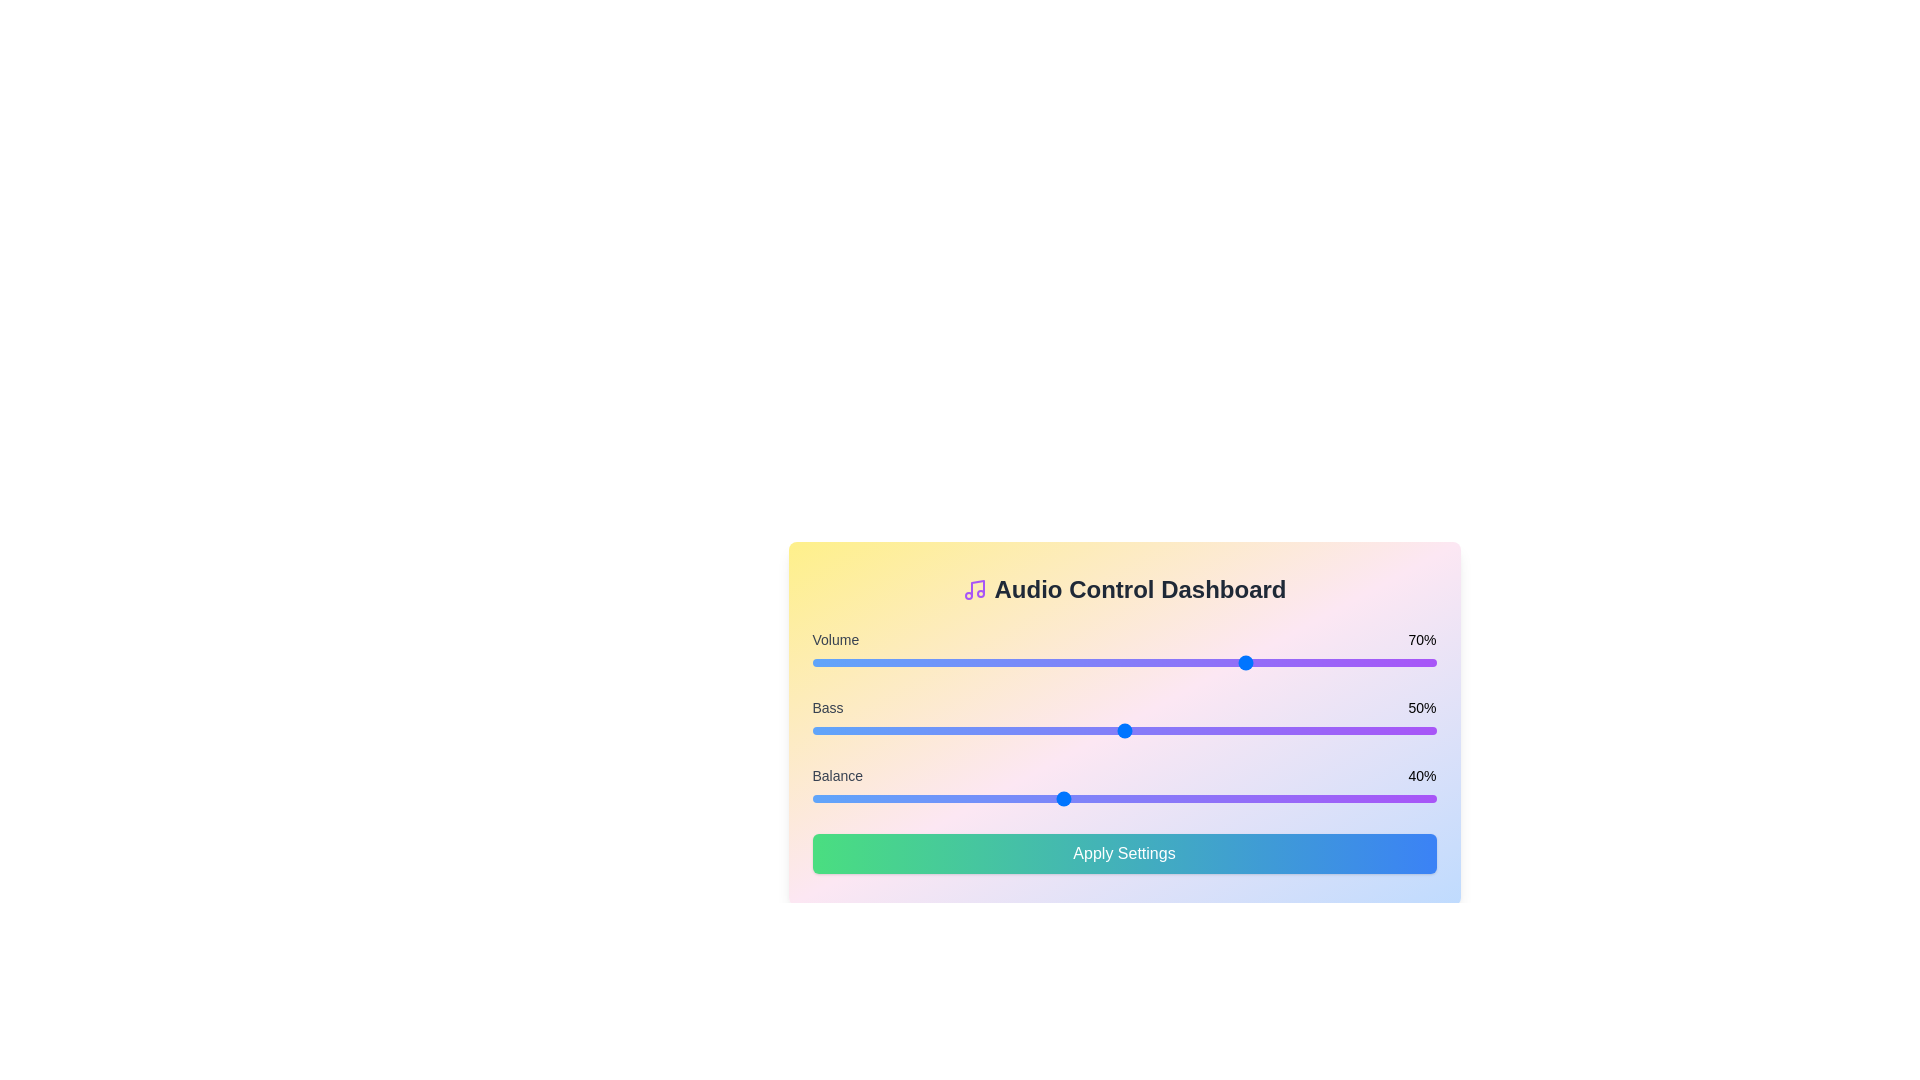 This screenshot has height=1080, width=1920. I want to click on balance, so click(1235, 797).